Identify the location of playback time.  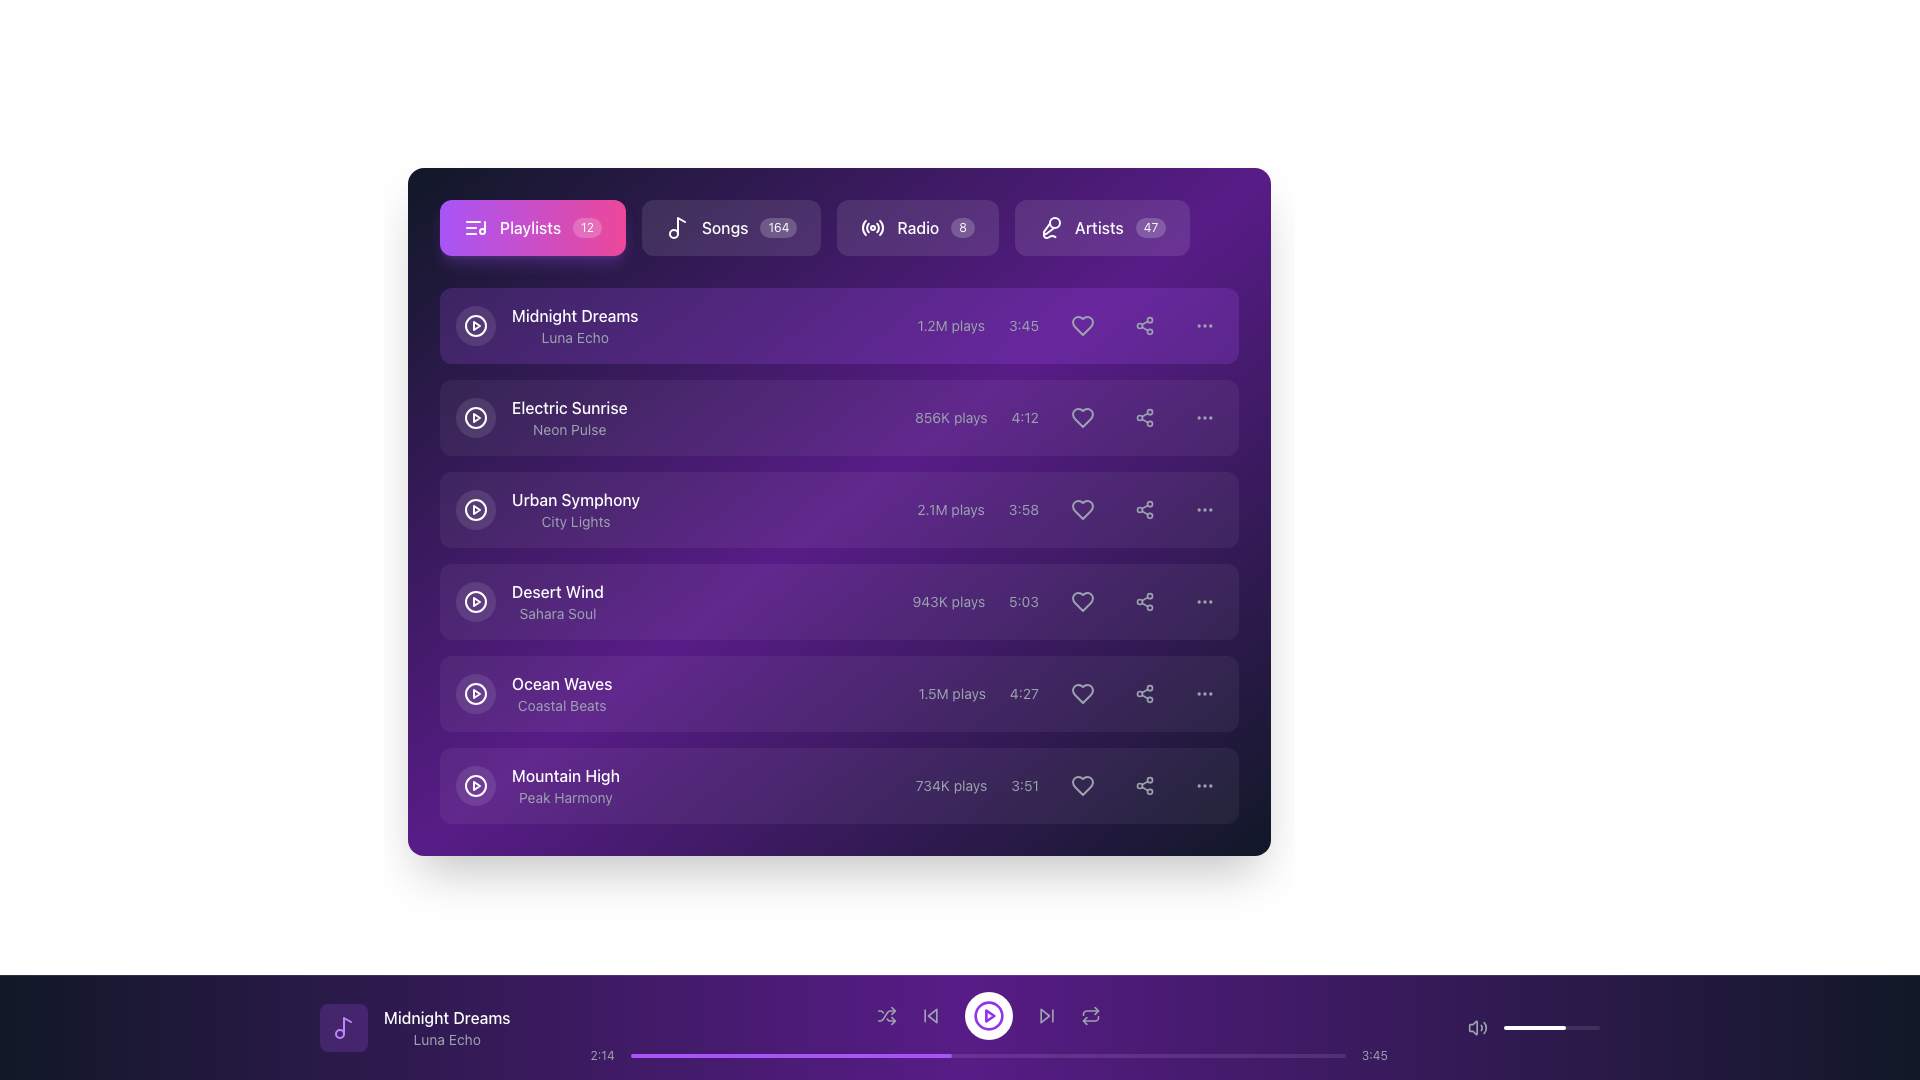
(915, 1055).